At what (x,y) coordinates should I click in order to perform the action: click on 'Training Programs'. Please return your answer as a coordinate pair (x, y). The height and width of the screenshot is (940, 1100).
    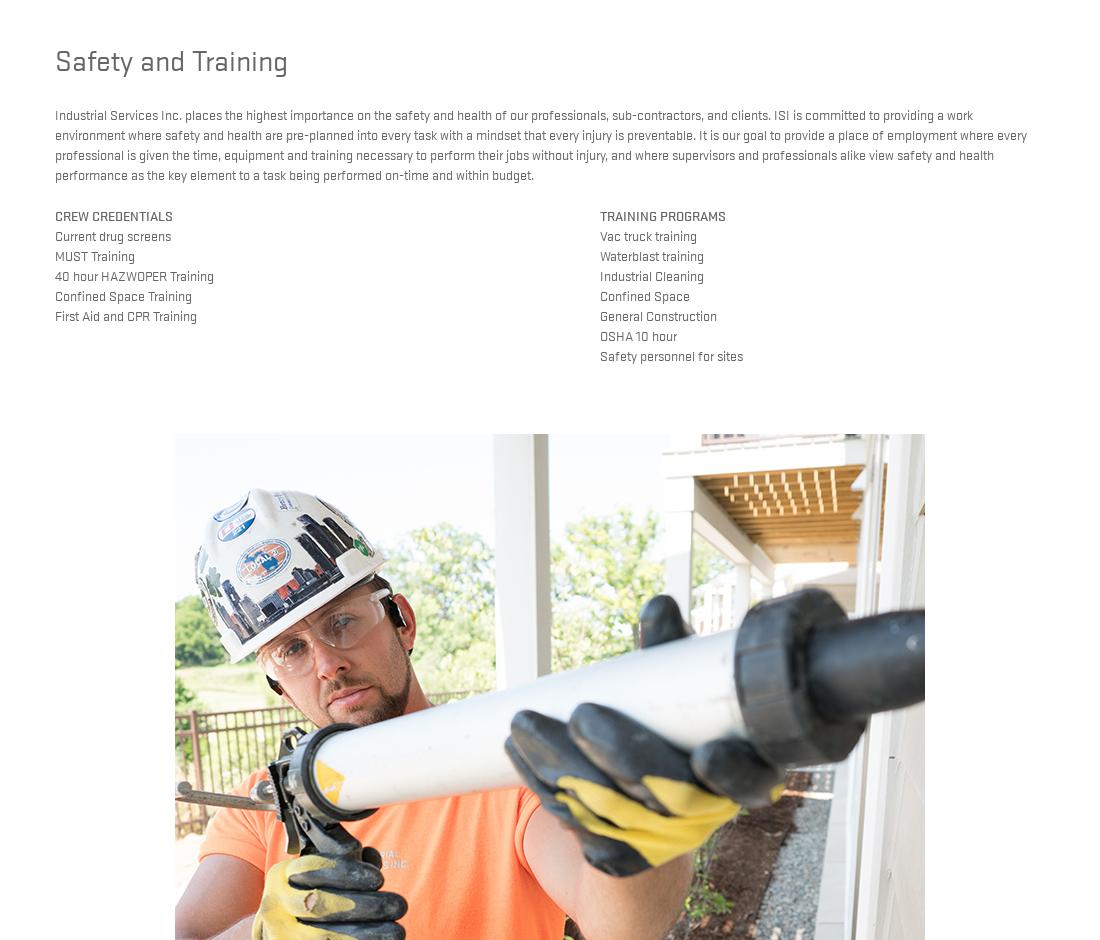
    Looking at the image, I should click on (661, 213).